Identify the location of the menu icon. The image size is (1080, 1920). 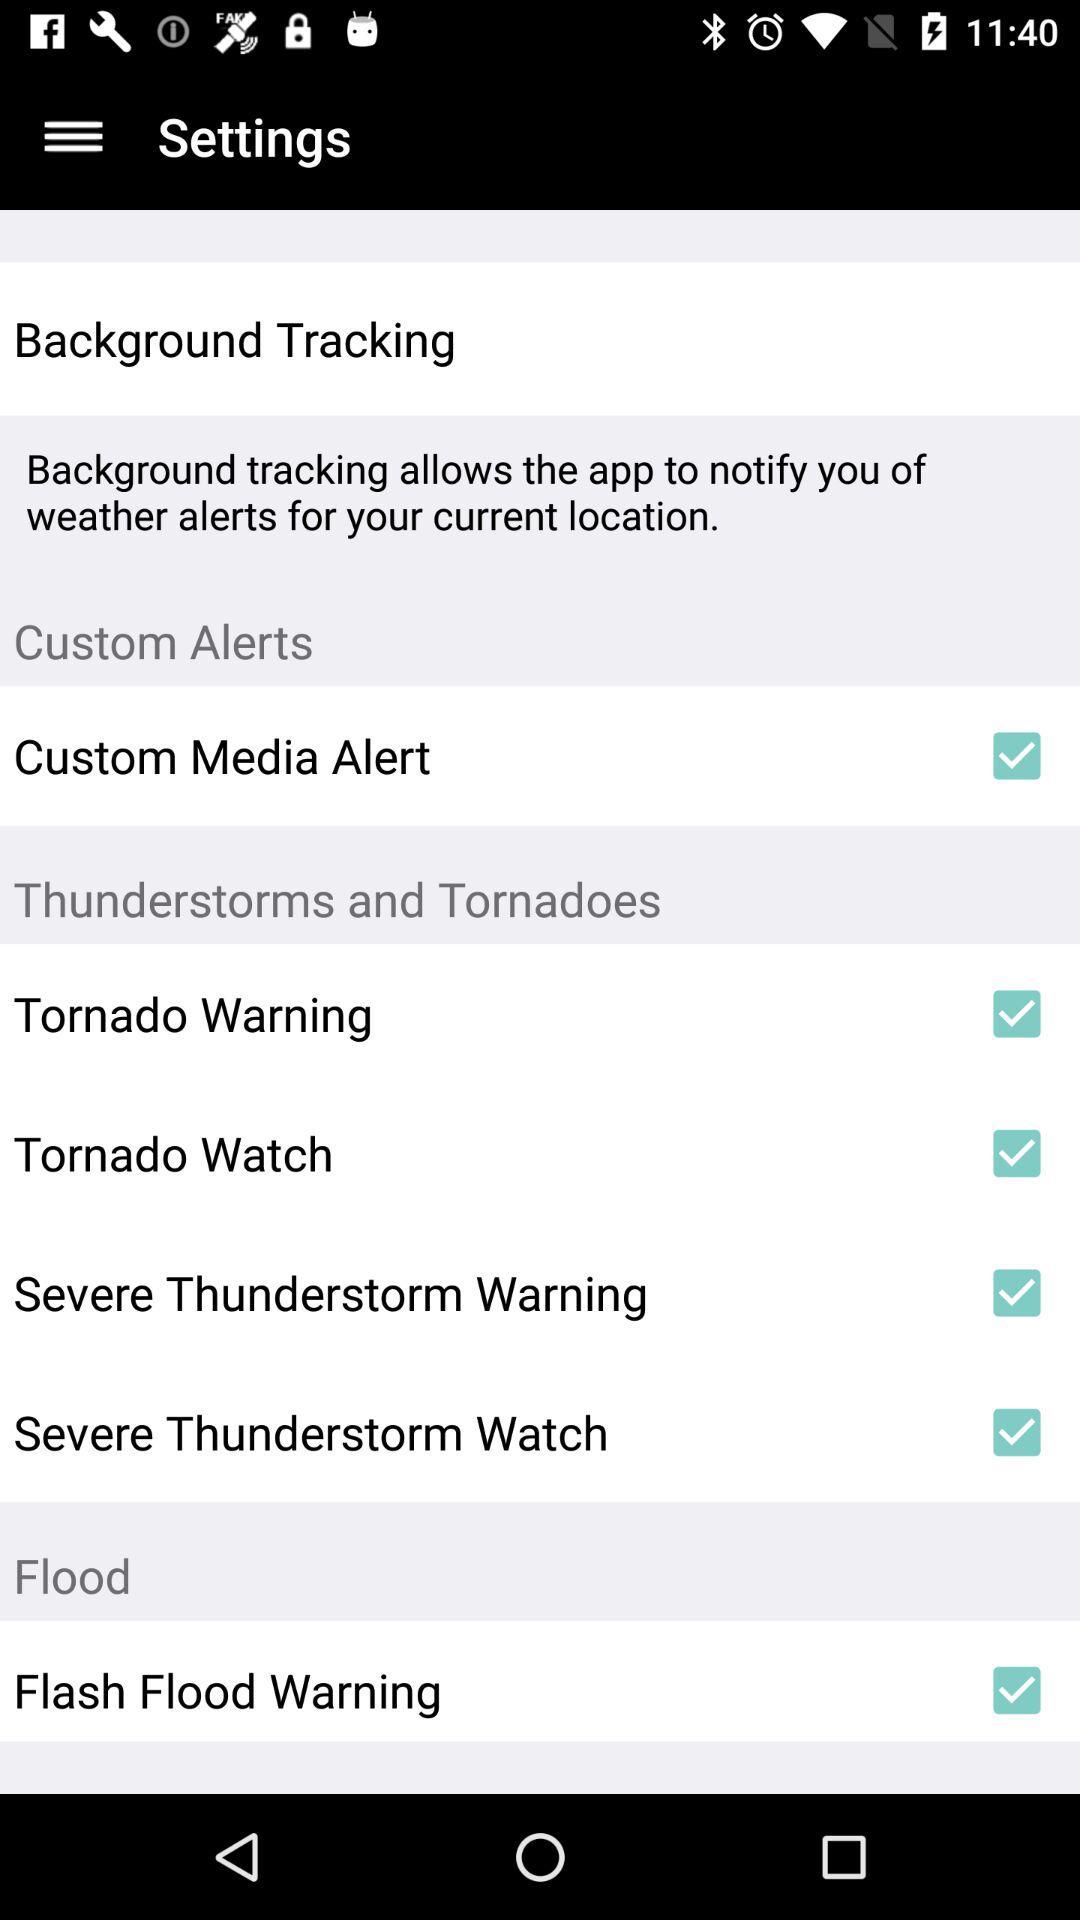
(72, 135).